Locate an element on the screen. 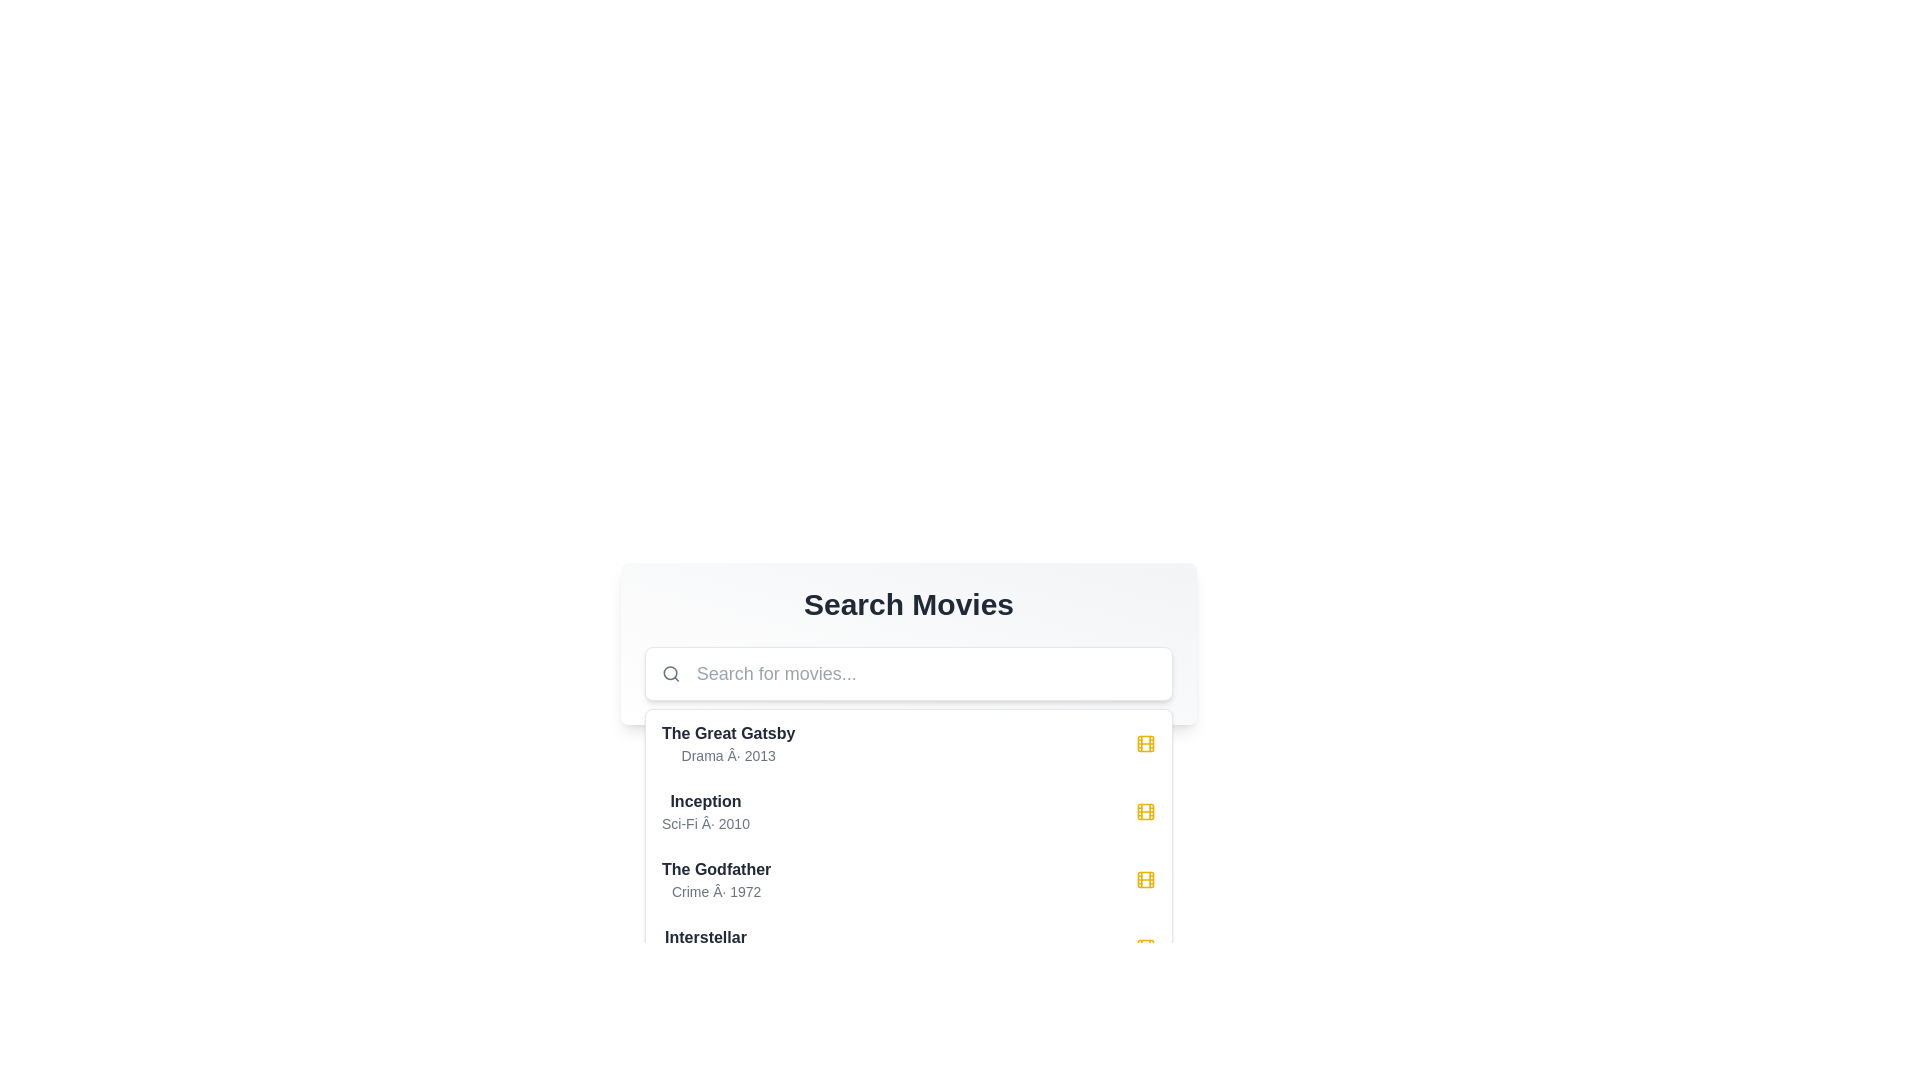  the interactive search input field of the composite UI component for movie searching to activate it is located at coordinates (907, 644).